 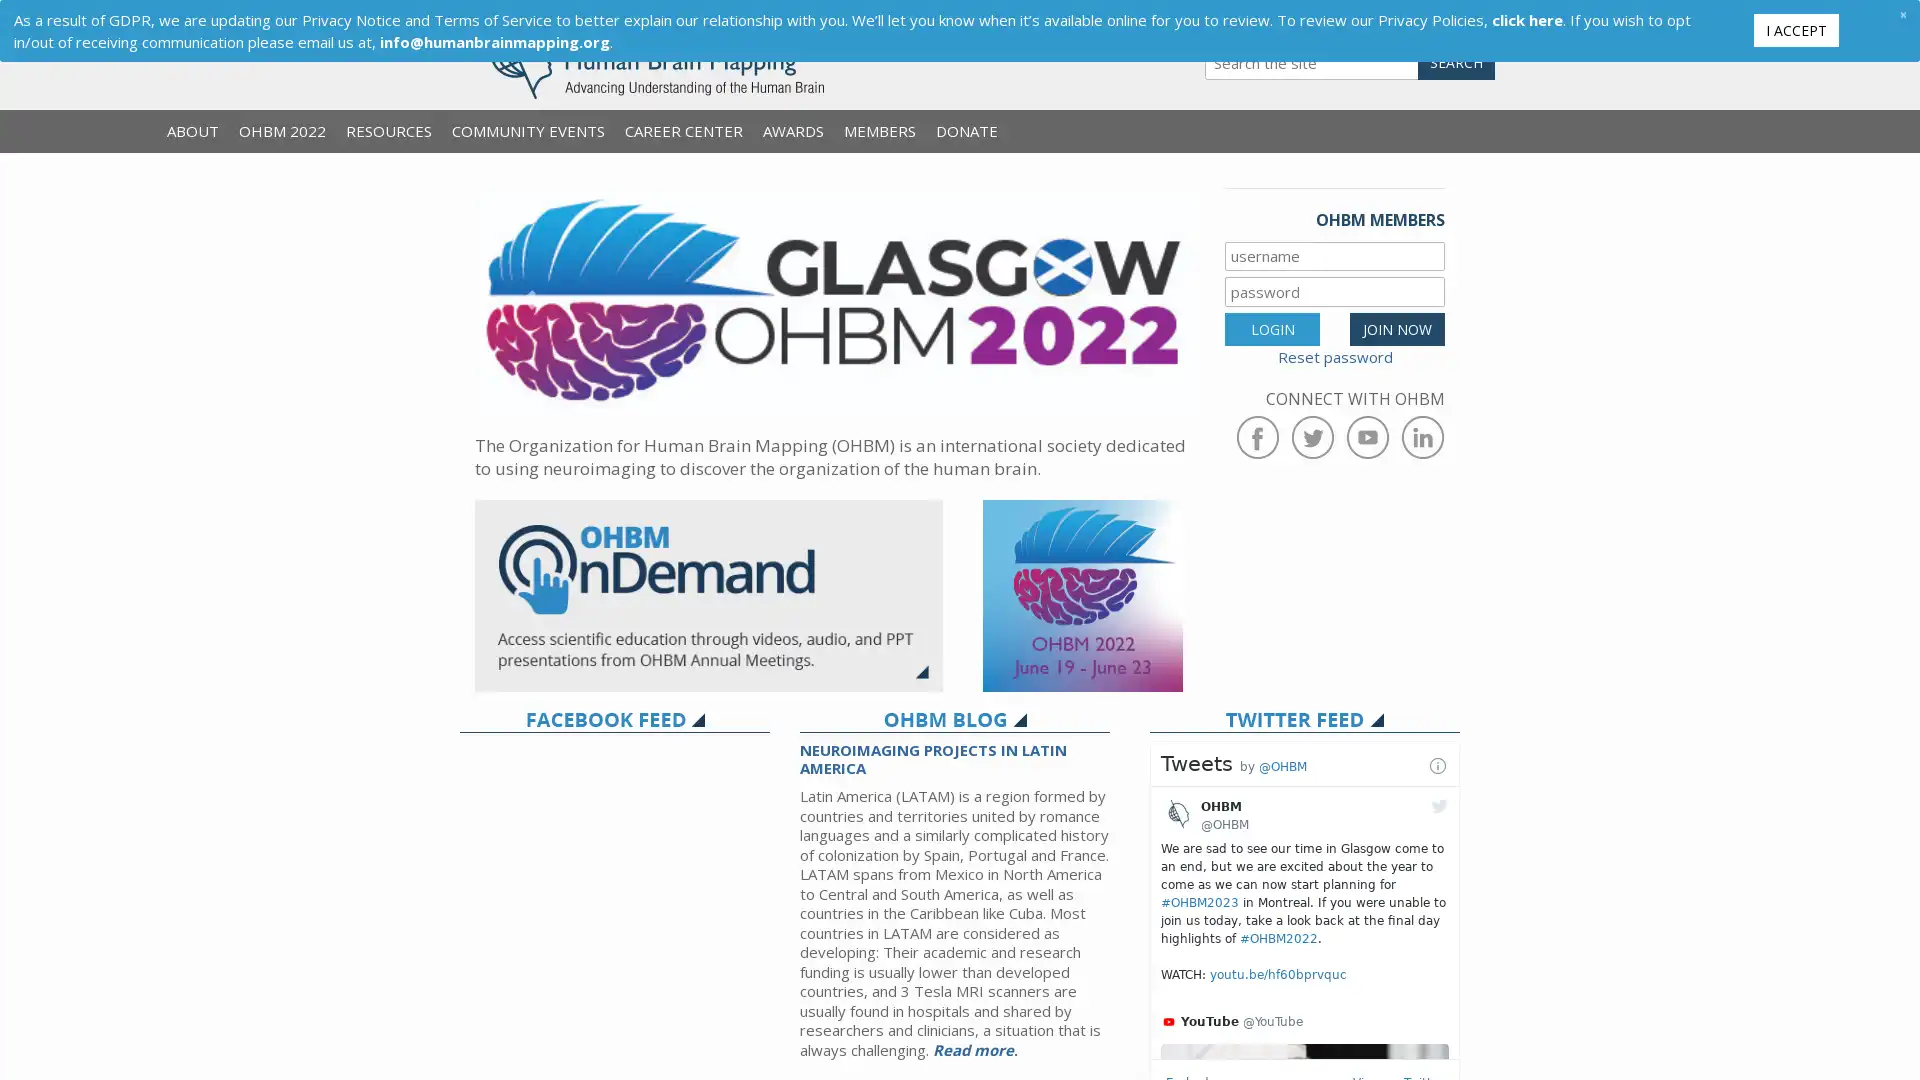 I want to click on LOGIN, so click(x=1271, y=327).